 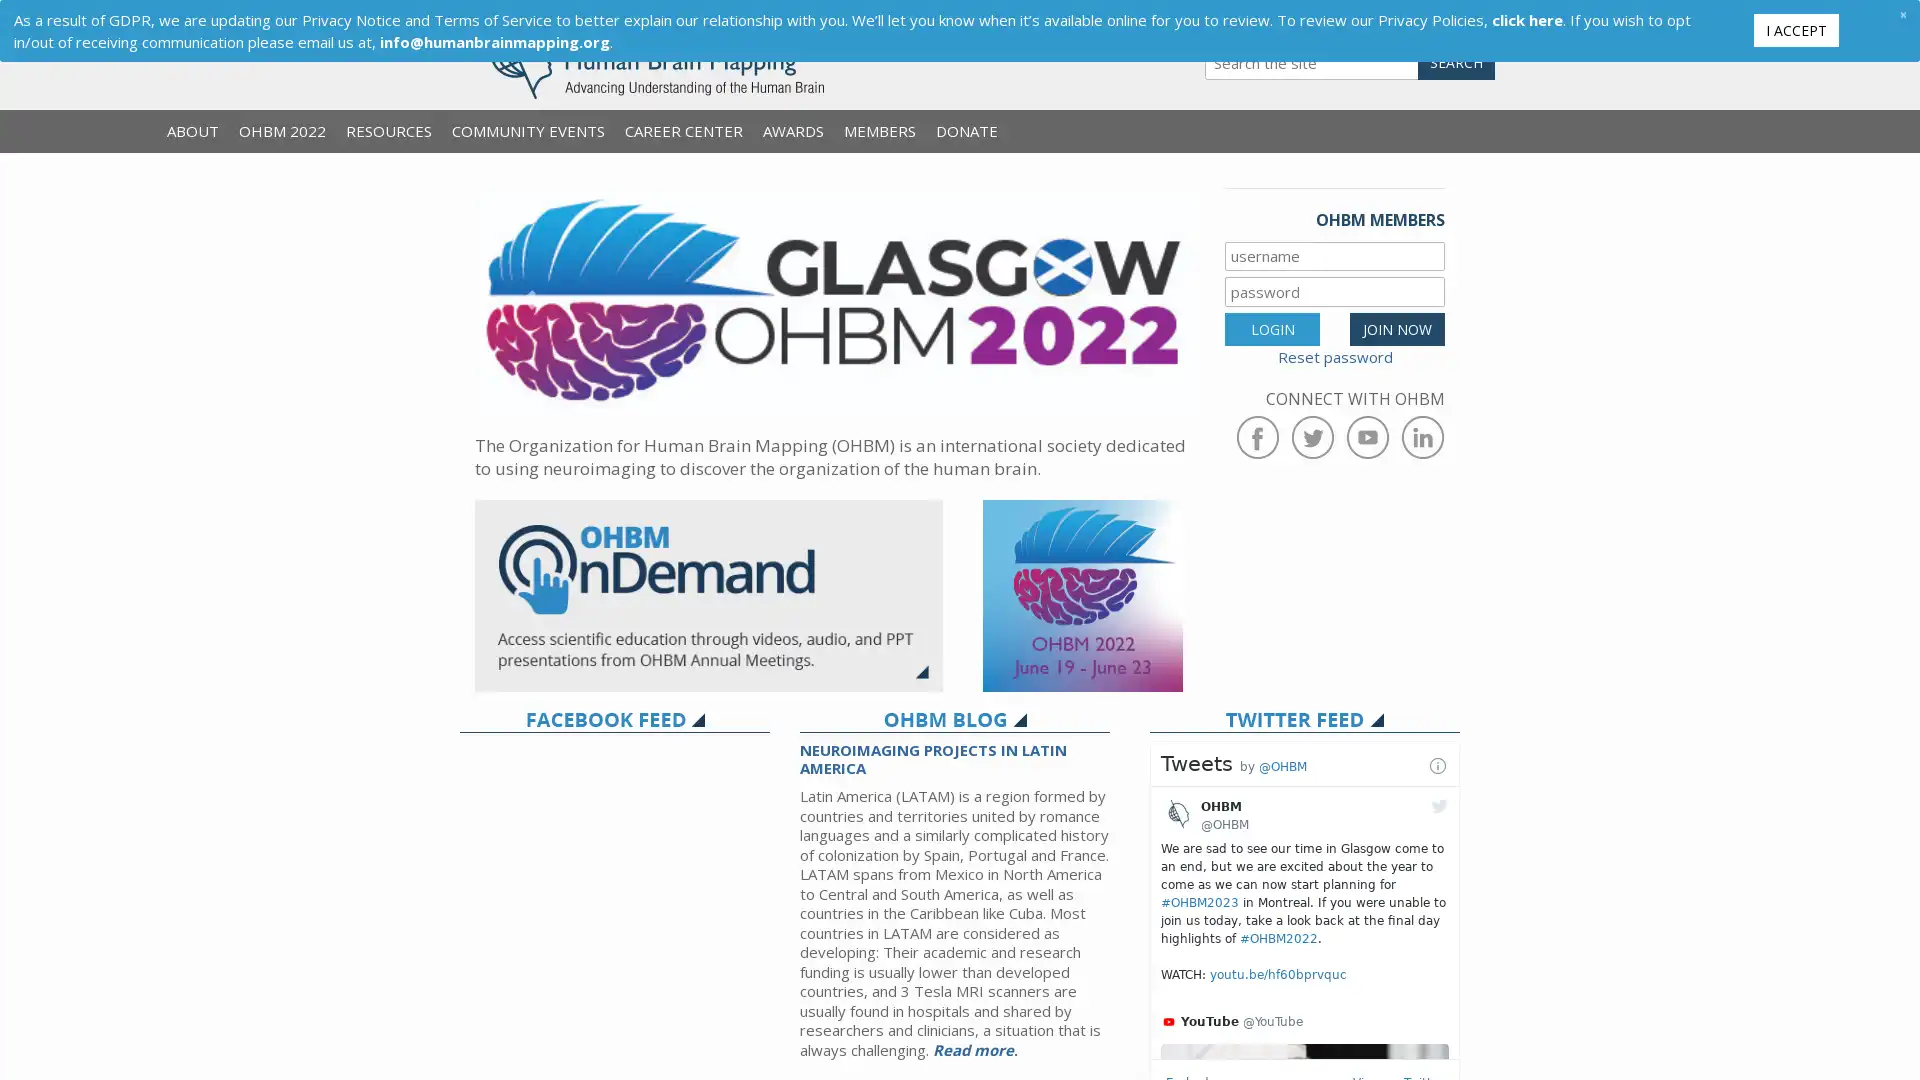 I want to click on LOGIN, so click(x=1271, y=327).